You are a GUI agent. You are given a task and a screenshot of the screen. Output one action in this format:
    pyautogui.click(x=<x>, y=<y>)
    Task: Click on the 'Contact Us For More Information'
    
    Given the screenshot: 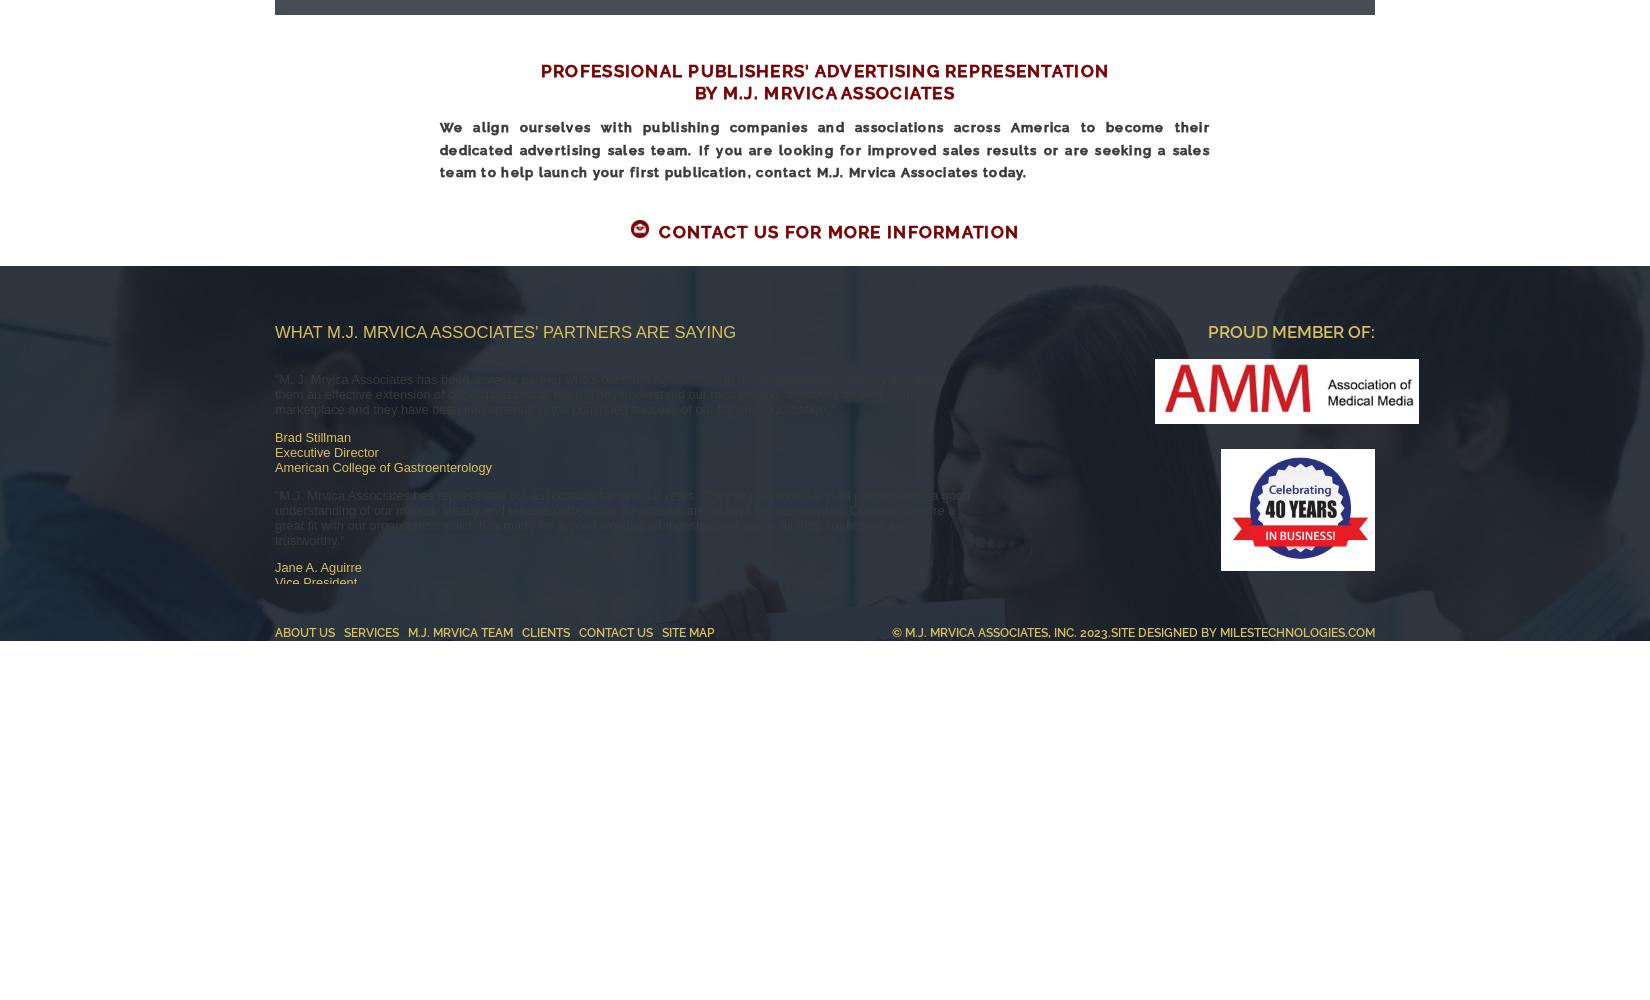 What is the action you would take?
    pyautogui.click(x=839, y=230)
    